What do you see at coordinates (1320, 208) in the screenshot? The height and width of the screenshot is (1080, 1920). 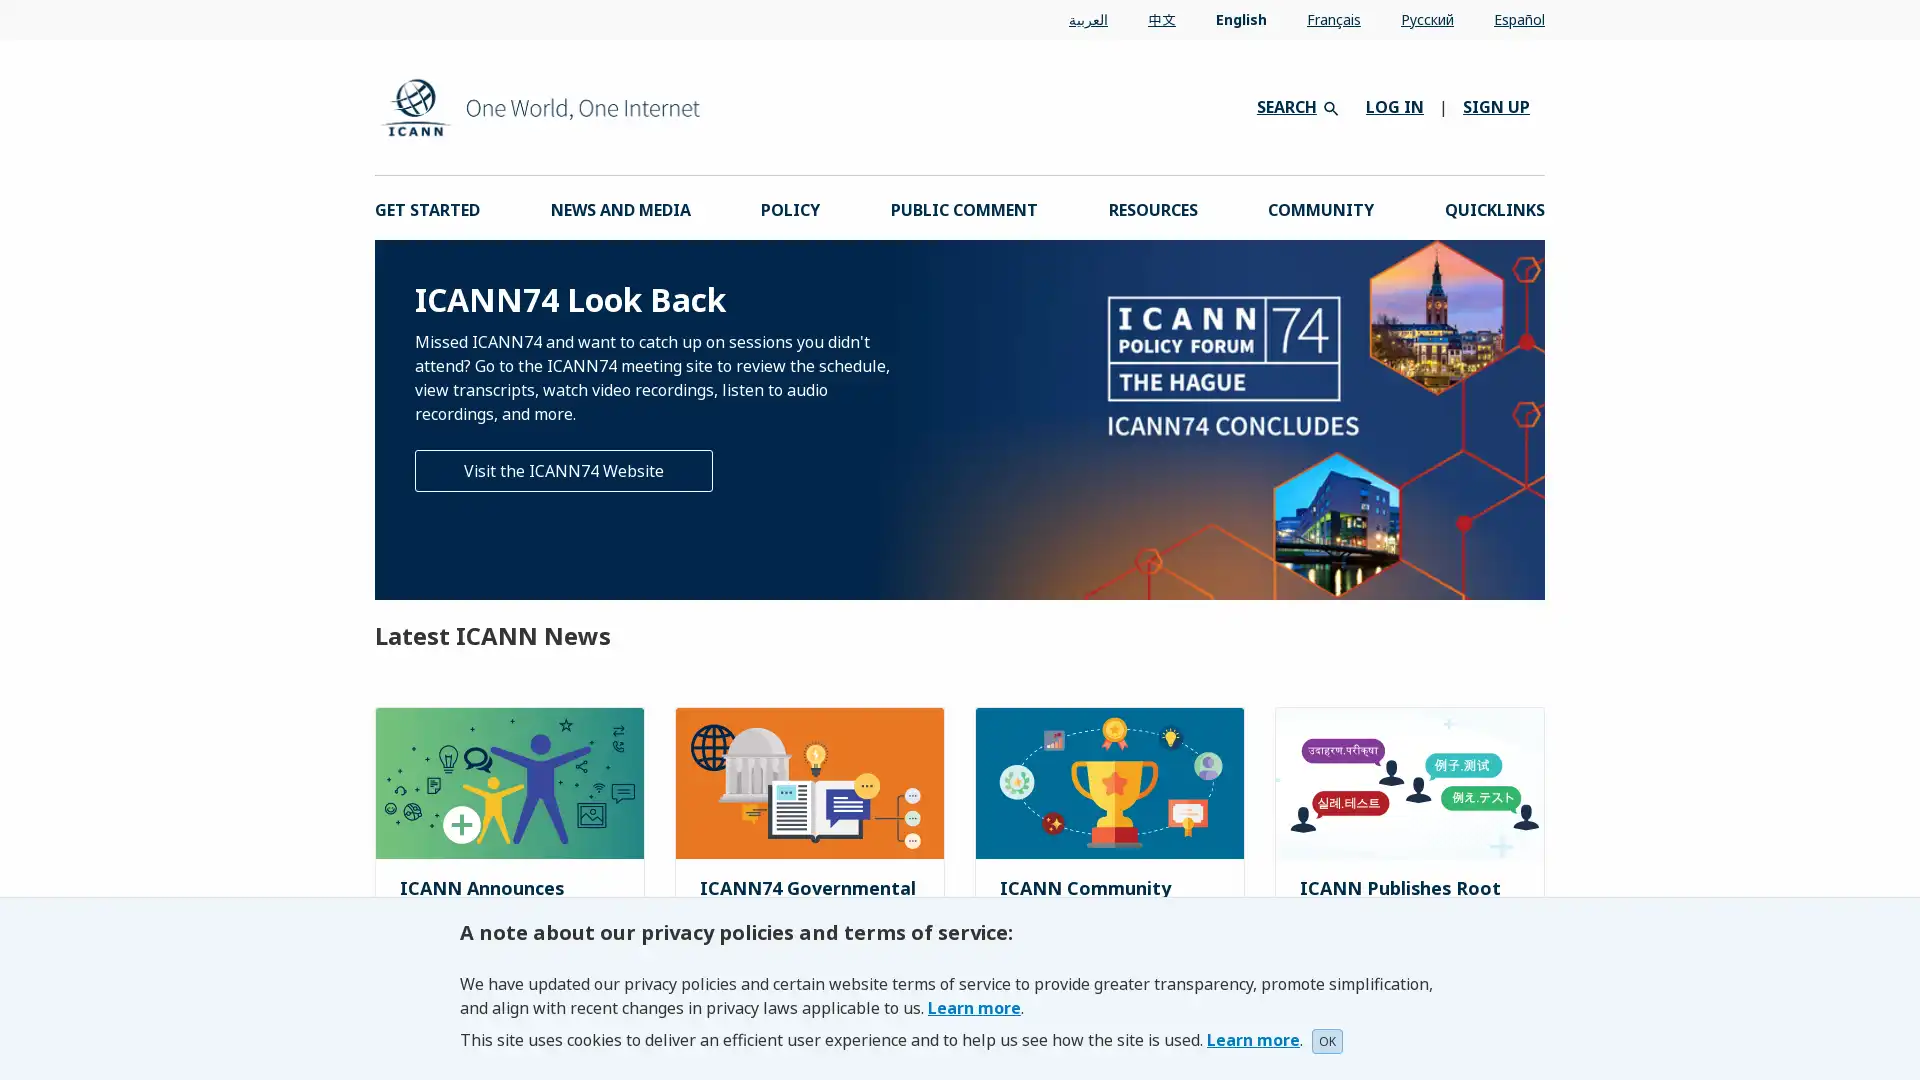 I see `COMMUNITY` at bounding box center [1320, 208].